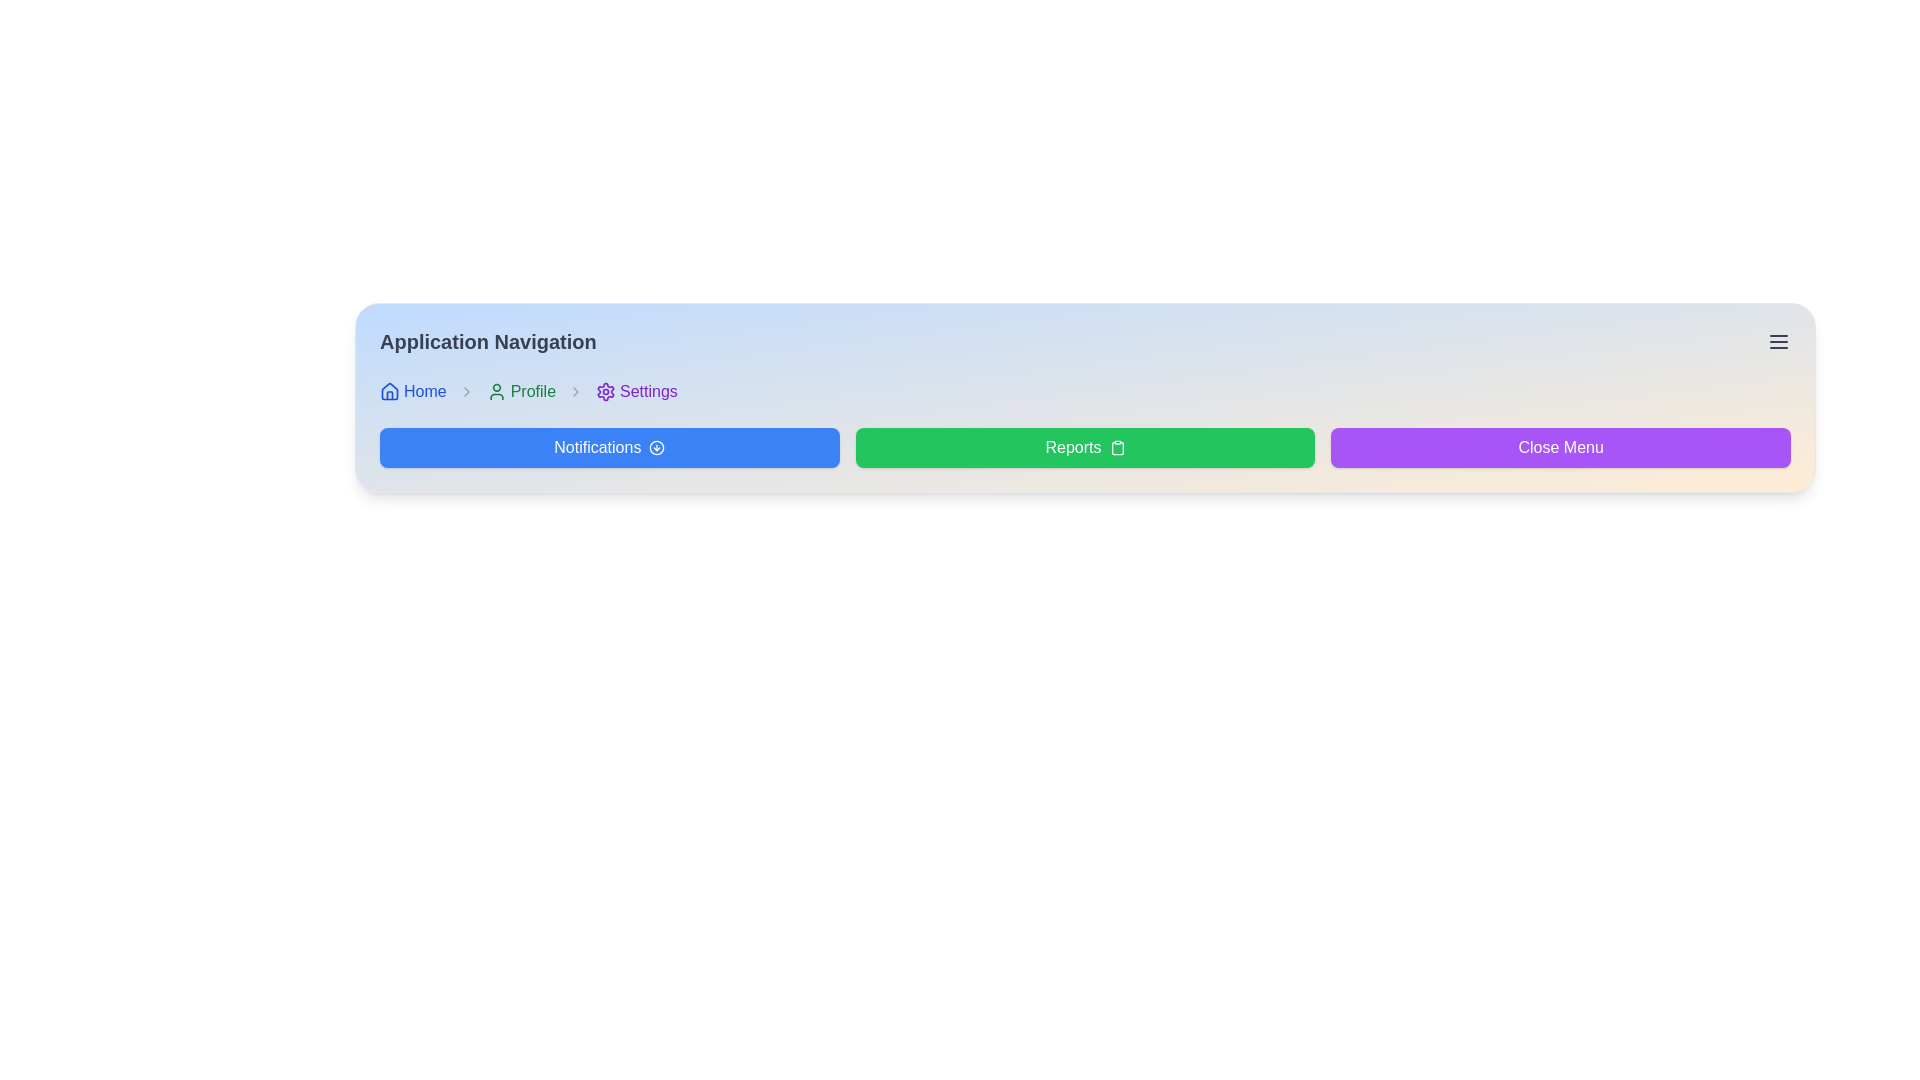  What do you see at coordinates (1084, 446) in the screenshot?
I see `the 'Reports' button, which has a green background and white text, located in the lower portion of the 'Application Navigation' panel` at bounding box center [1084, 446].